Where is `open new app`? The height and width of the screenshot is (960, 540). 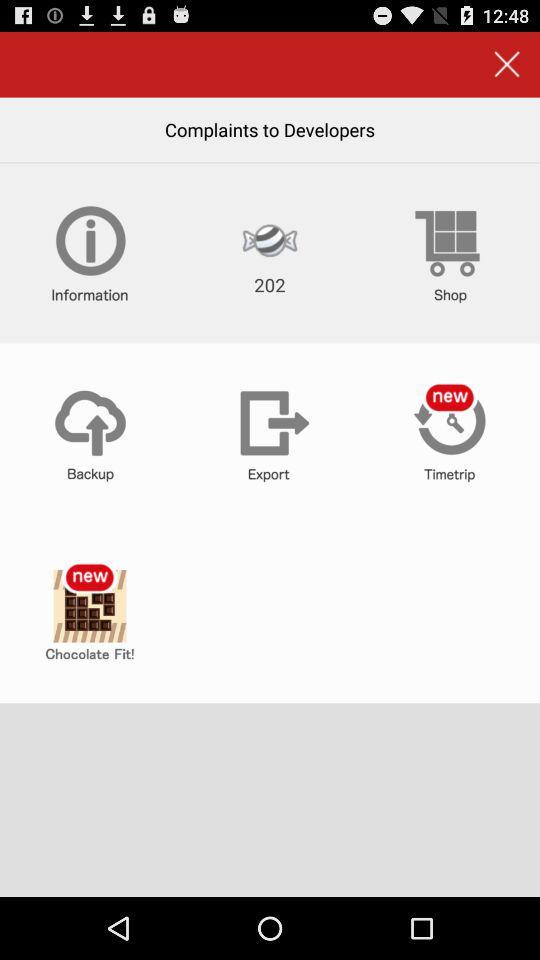
open new app is located at coordinates (89, 612).